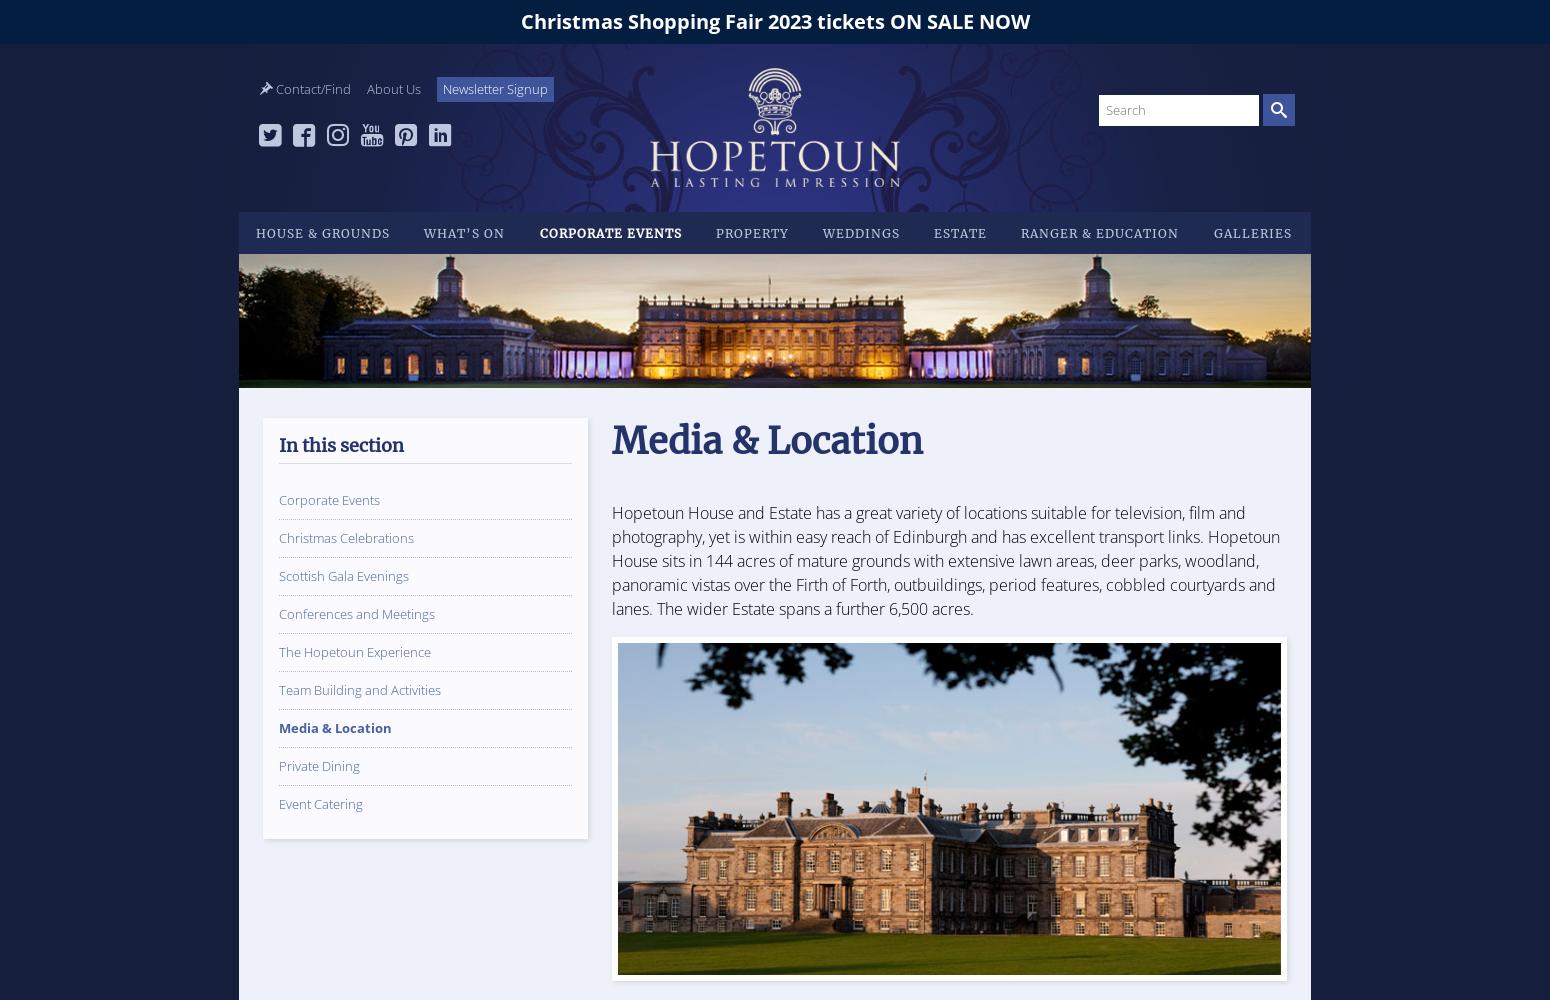 Image resolution: width=1550 pixels, height=1000 pixels. Describe the element at coordinates (319, 804) in the screenshot. I see `'Event Catering'` at that location.